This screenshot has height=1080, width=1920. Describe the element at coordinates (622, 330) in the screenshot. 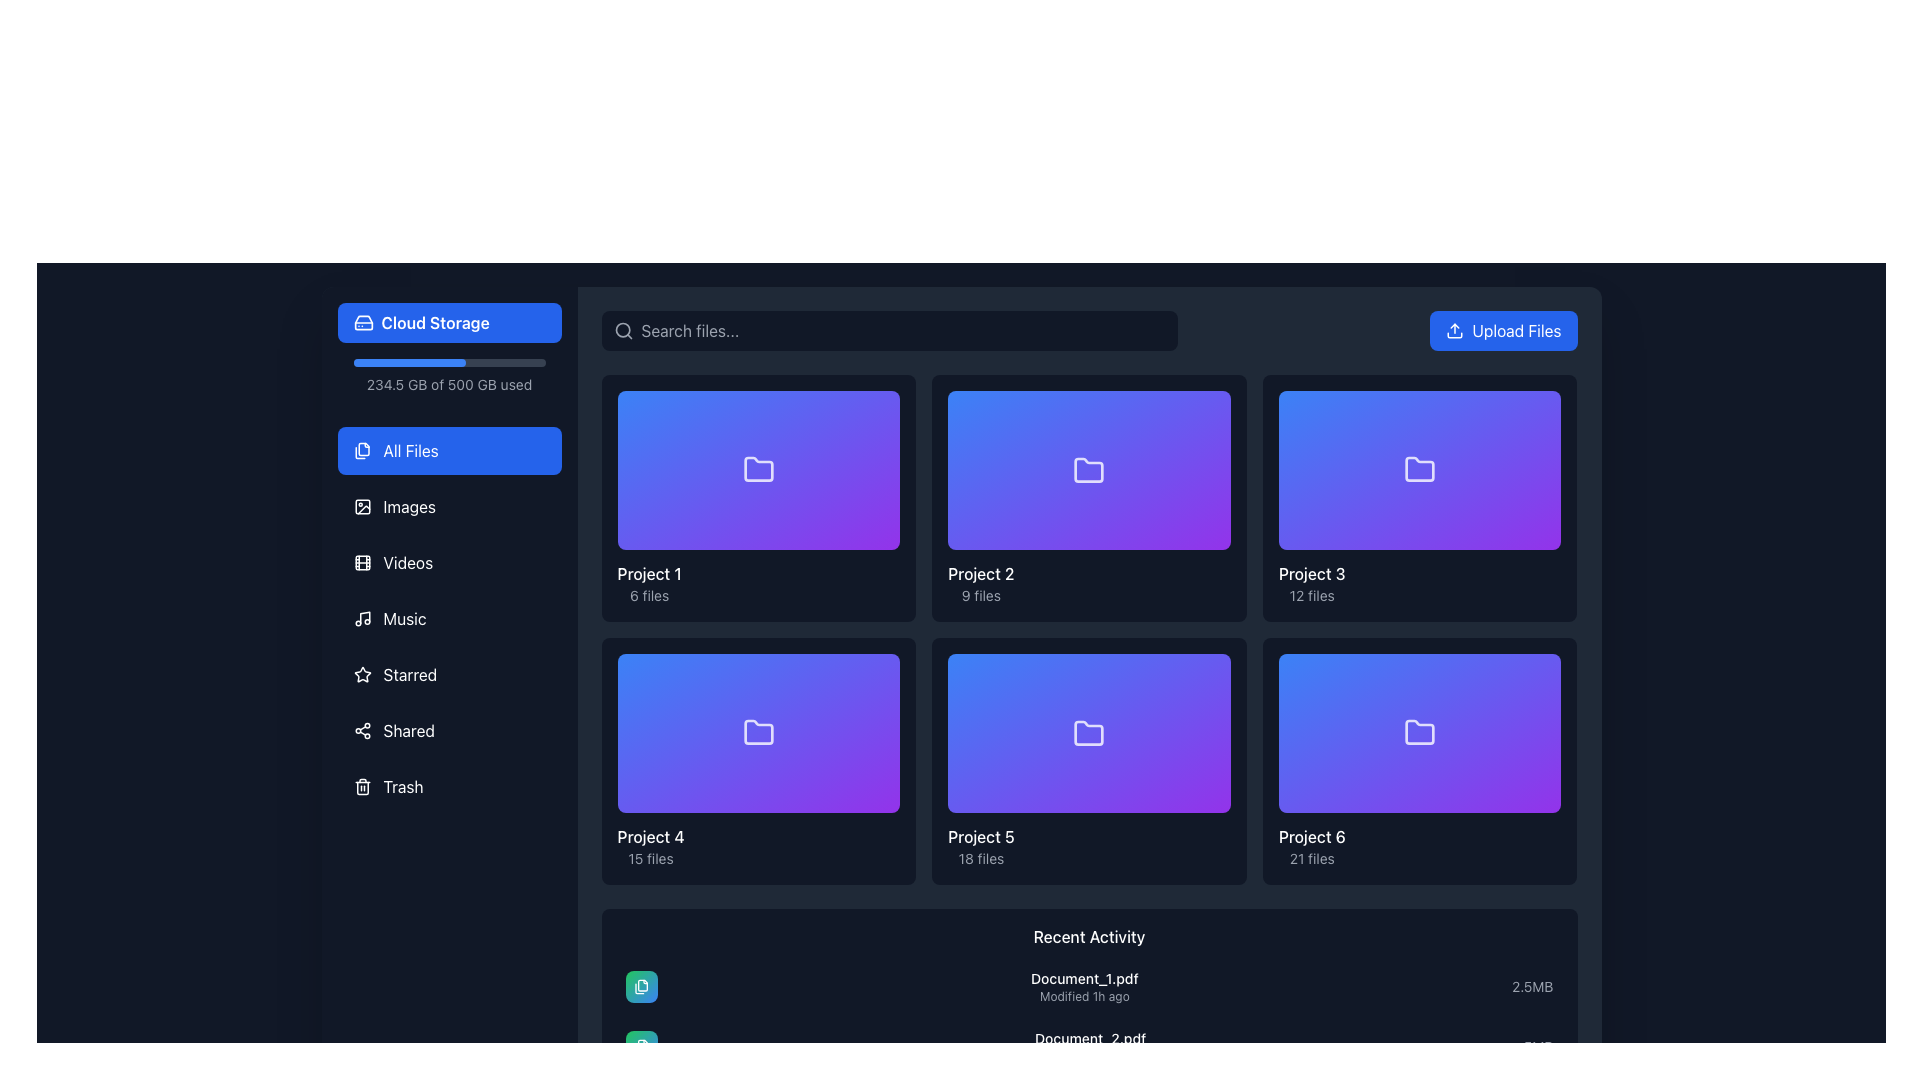

I see `the magnifying glass icon styled in a minimalistic outline format located at the far left side of the search bar input field near the top-center of the interface` at that location.